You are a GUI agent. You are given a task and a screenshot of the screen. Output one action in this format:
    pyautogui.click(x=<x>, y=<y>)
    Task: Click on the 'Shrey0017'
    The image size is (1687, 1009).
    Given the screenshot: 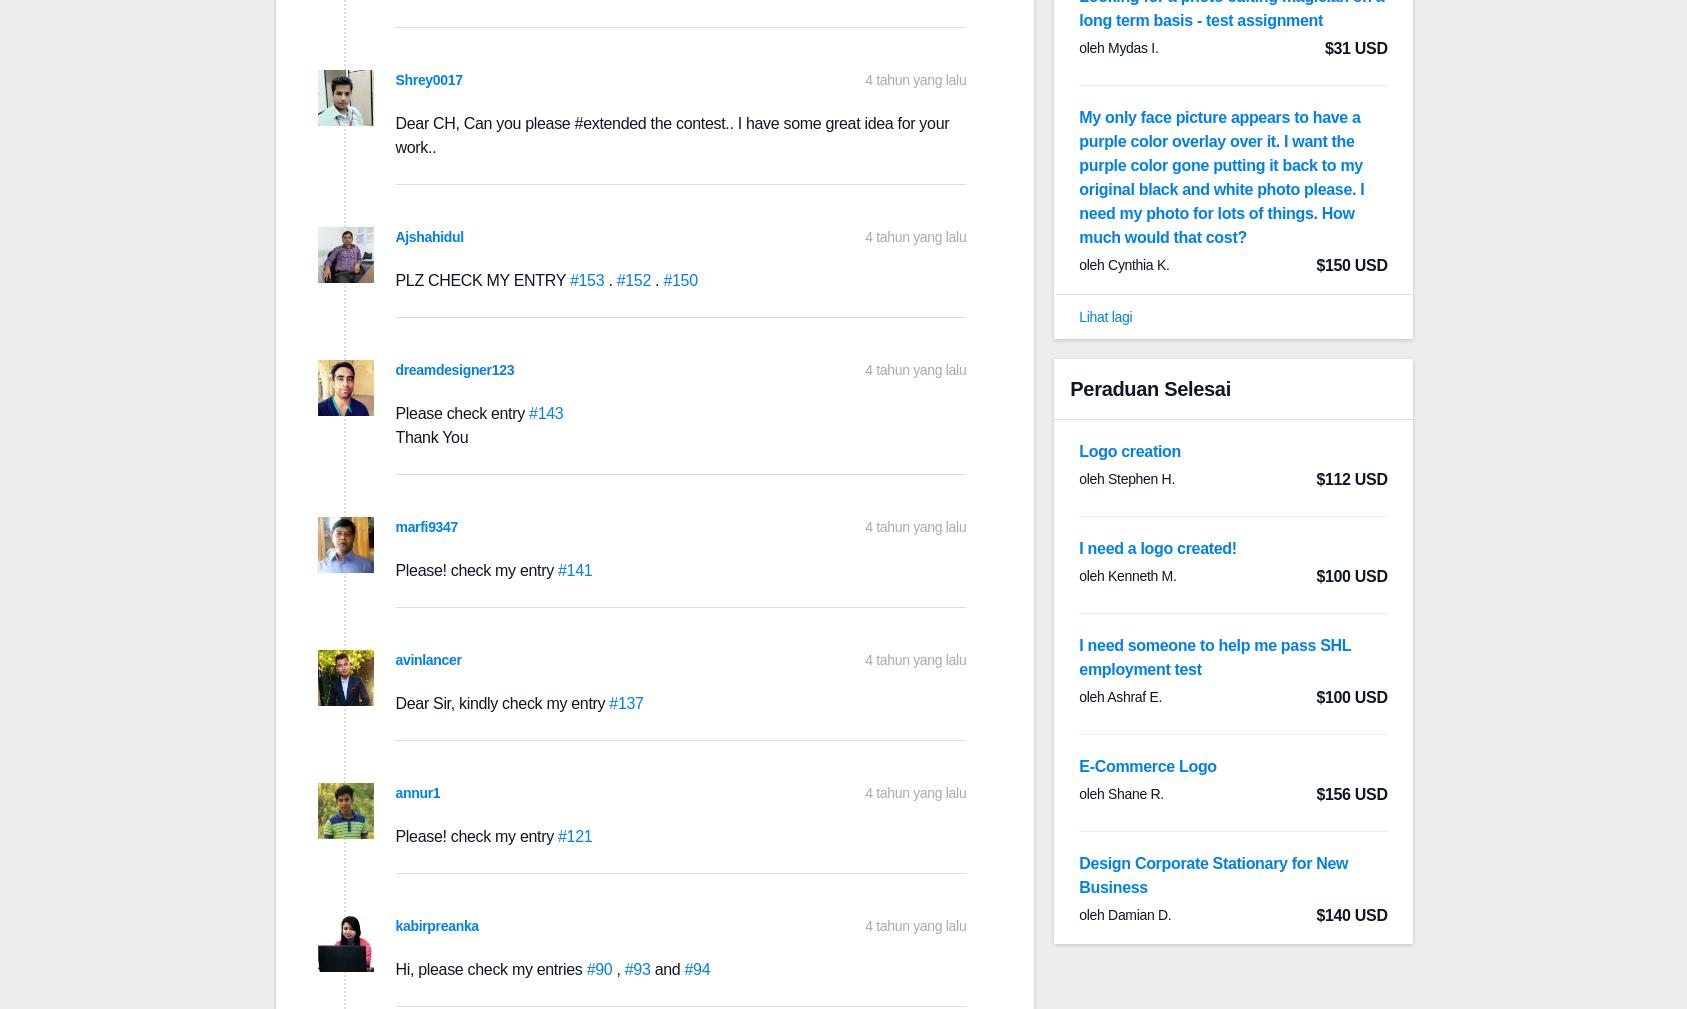 What is the action you would take?
    pyautogui.click(x=428, y=79)
    